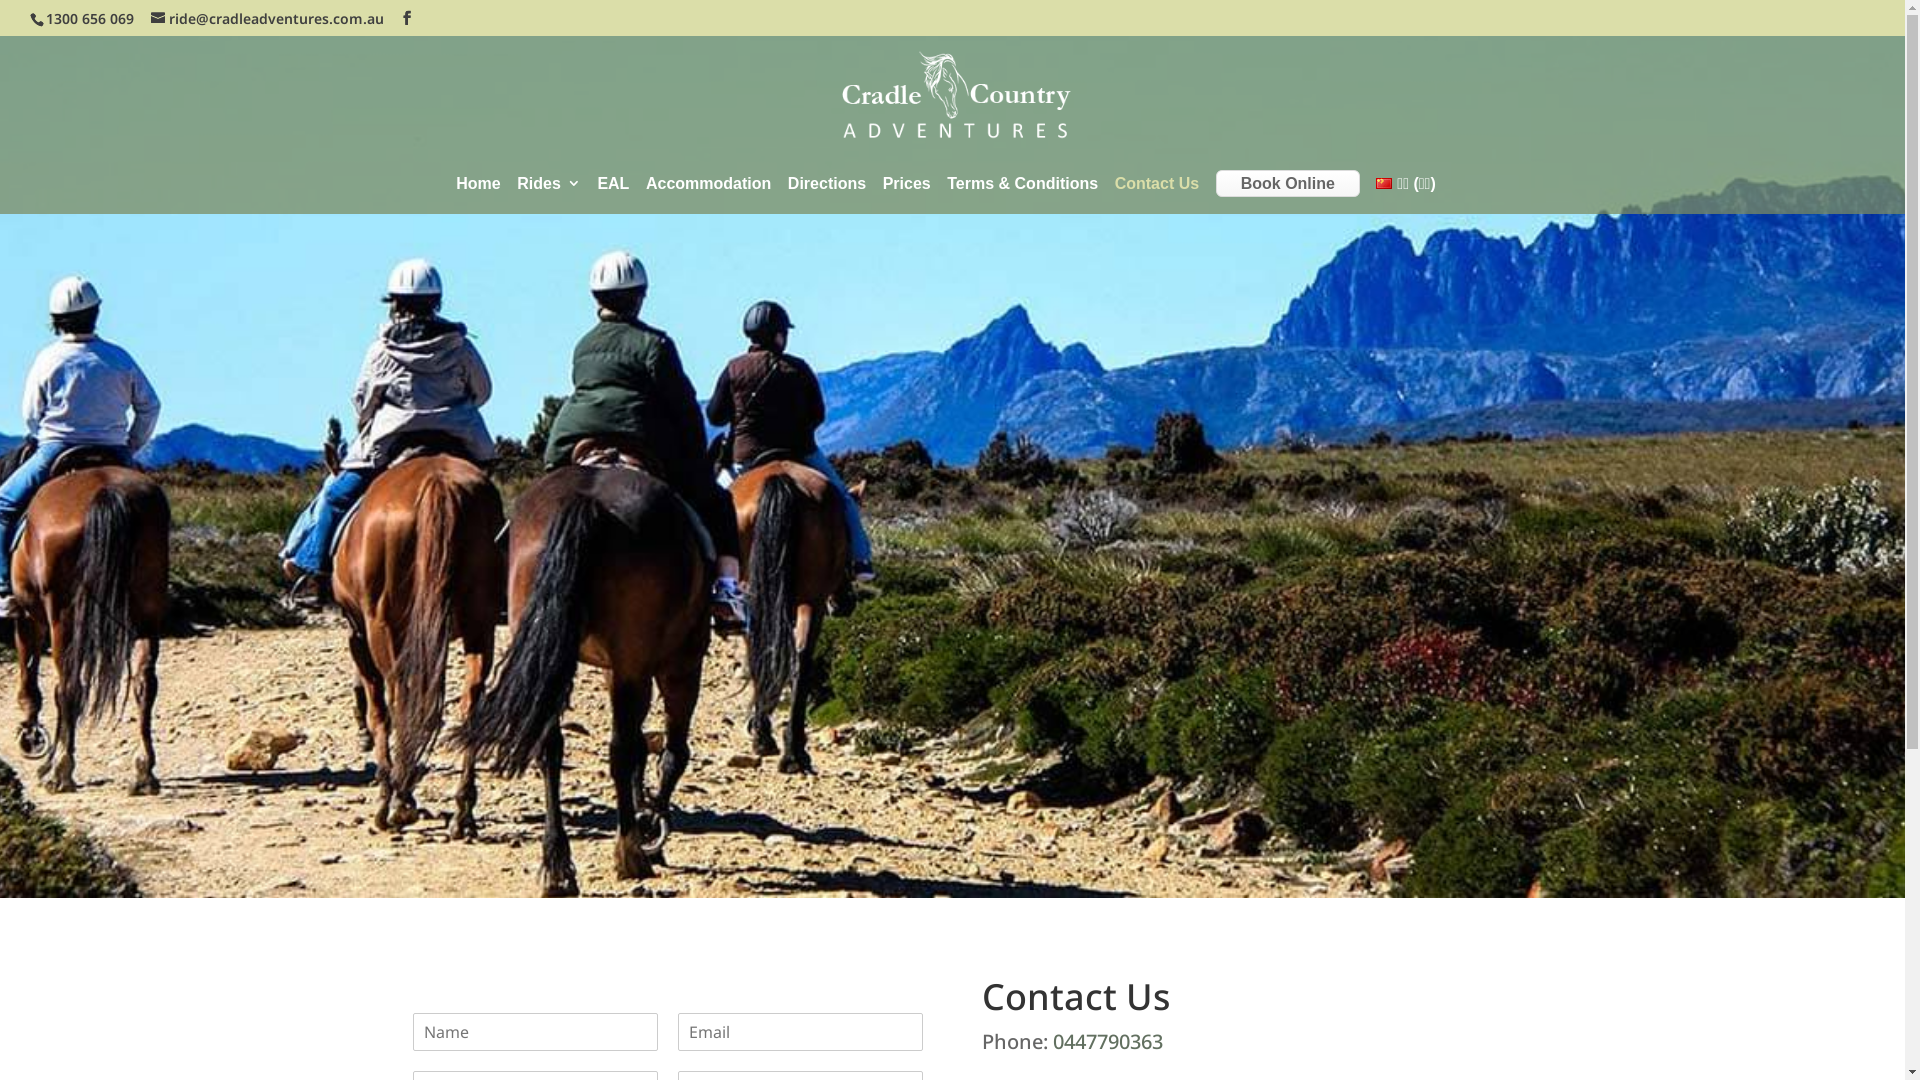  Describe the element at coordinates (266, 17) in the screenshot. I see `'ride@cradleadventures.com.au'` at that location.